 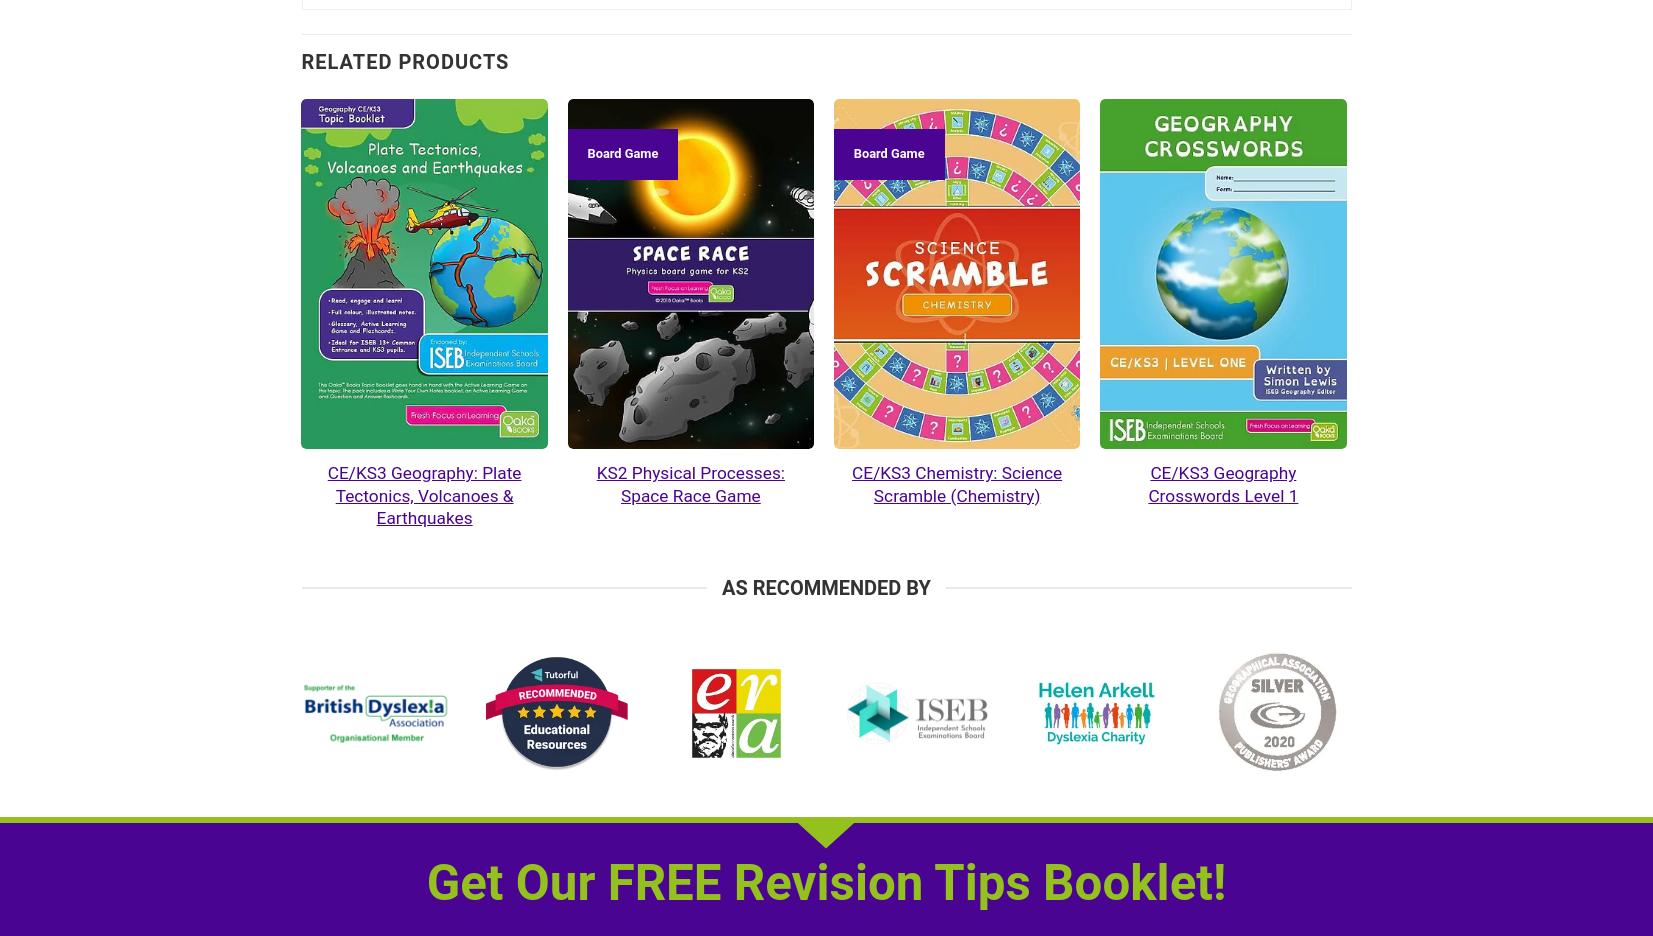 What do you see at coordinates (422, 494) in the screenshot?
I see `'CE/KS3 Geography: Plate Tectonics, Volcanoes & Earthquakes'` at bounding box center [422, 494].